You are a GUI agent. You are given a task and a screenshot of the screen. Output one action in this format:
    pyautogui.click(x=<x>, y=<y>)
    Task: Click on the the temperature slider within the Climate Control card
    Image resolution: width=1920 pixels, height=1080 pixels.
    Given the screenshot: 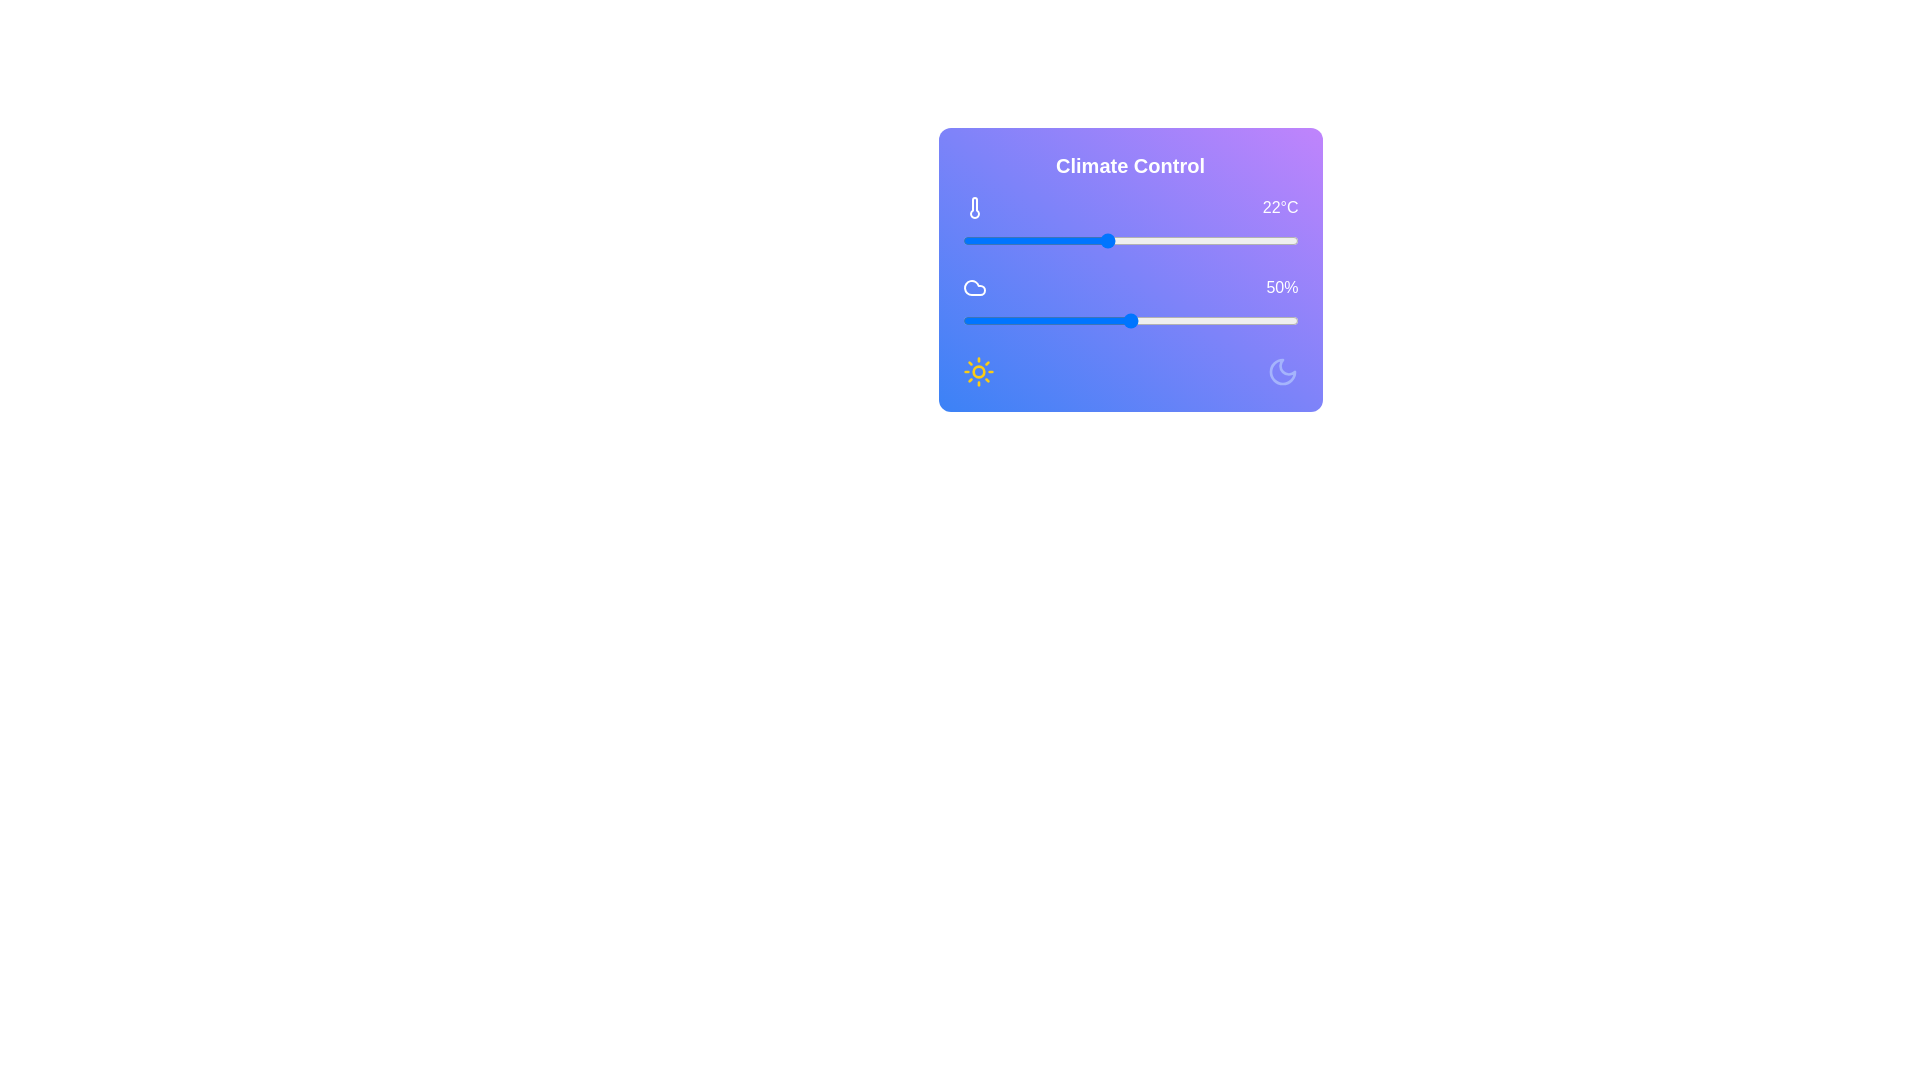 What is the action you would take?
    pyautogui.click(x=1130, y=223)
    